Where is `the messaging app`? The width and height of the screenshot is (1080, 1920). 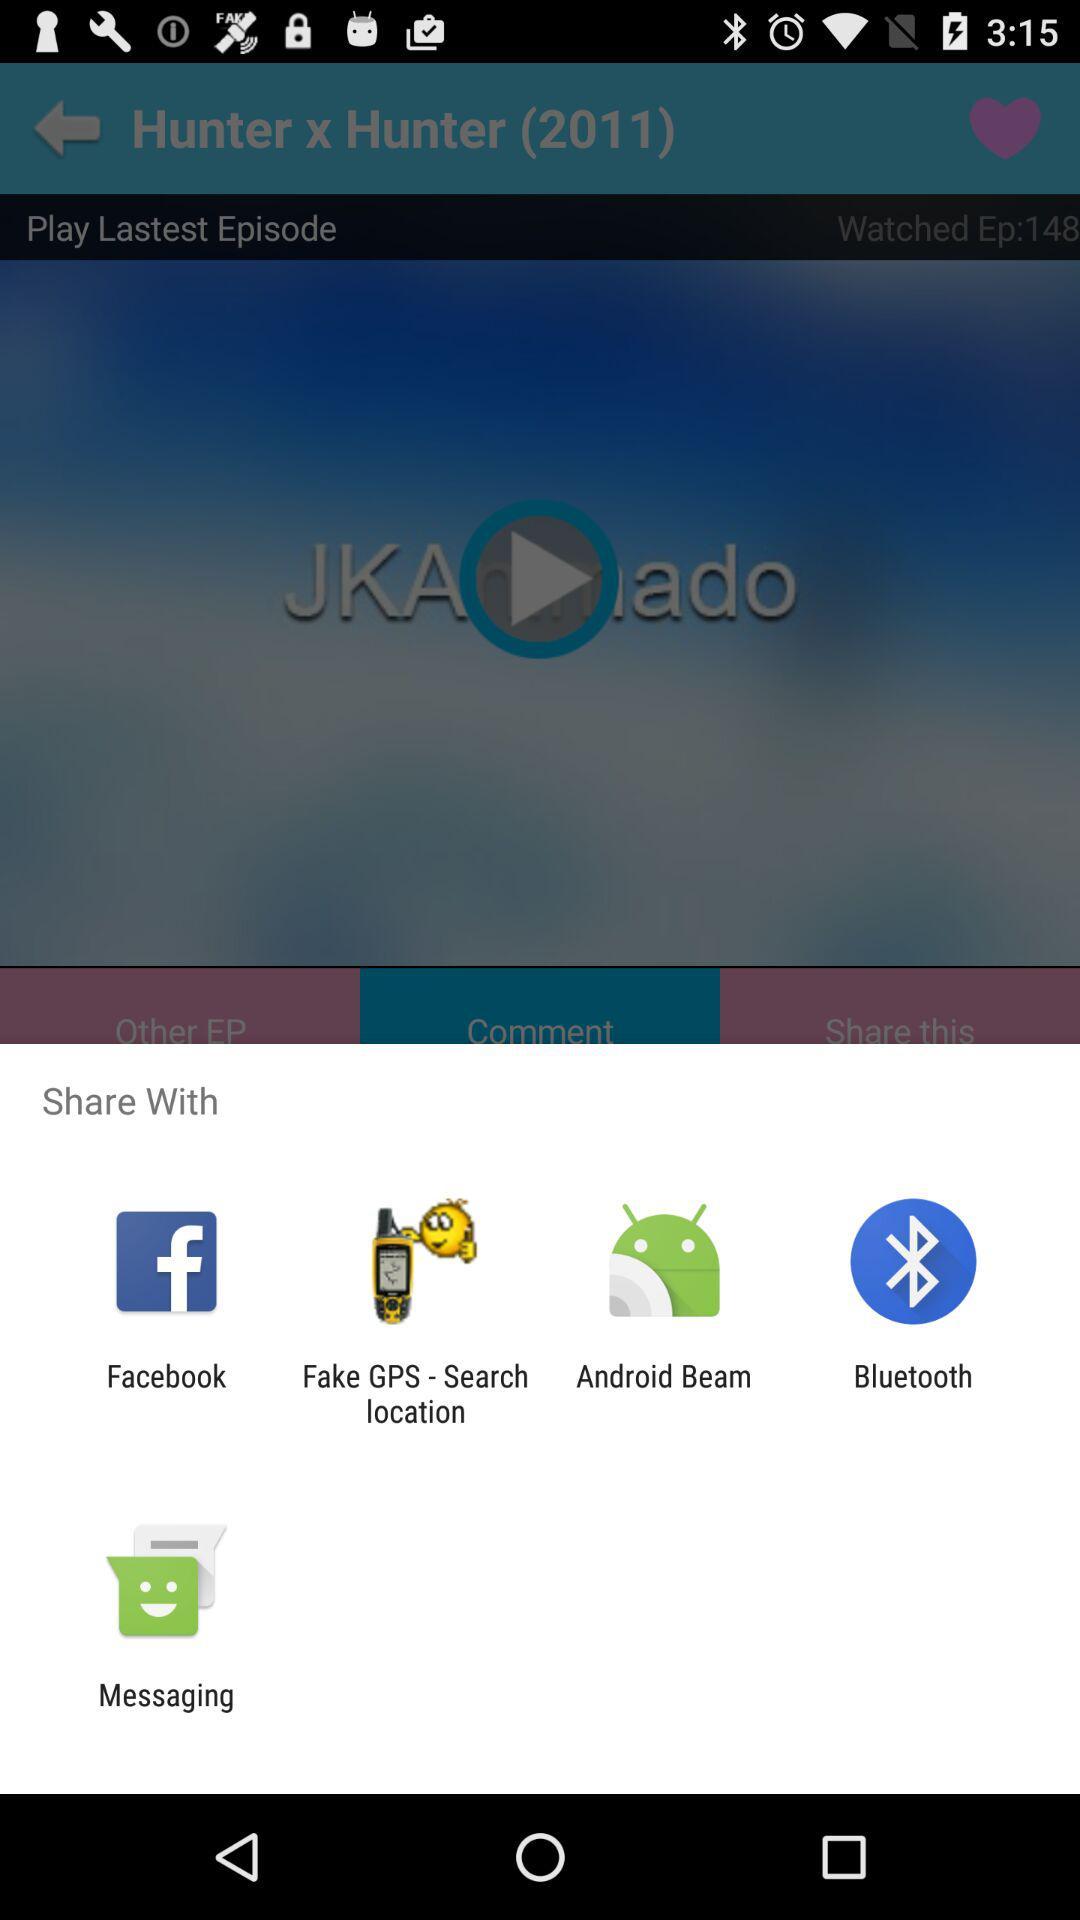
the messaging app is located at coordinates (165, 1711).